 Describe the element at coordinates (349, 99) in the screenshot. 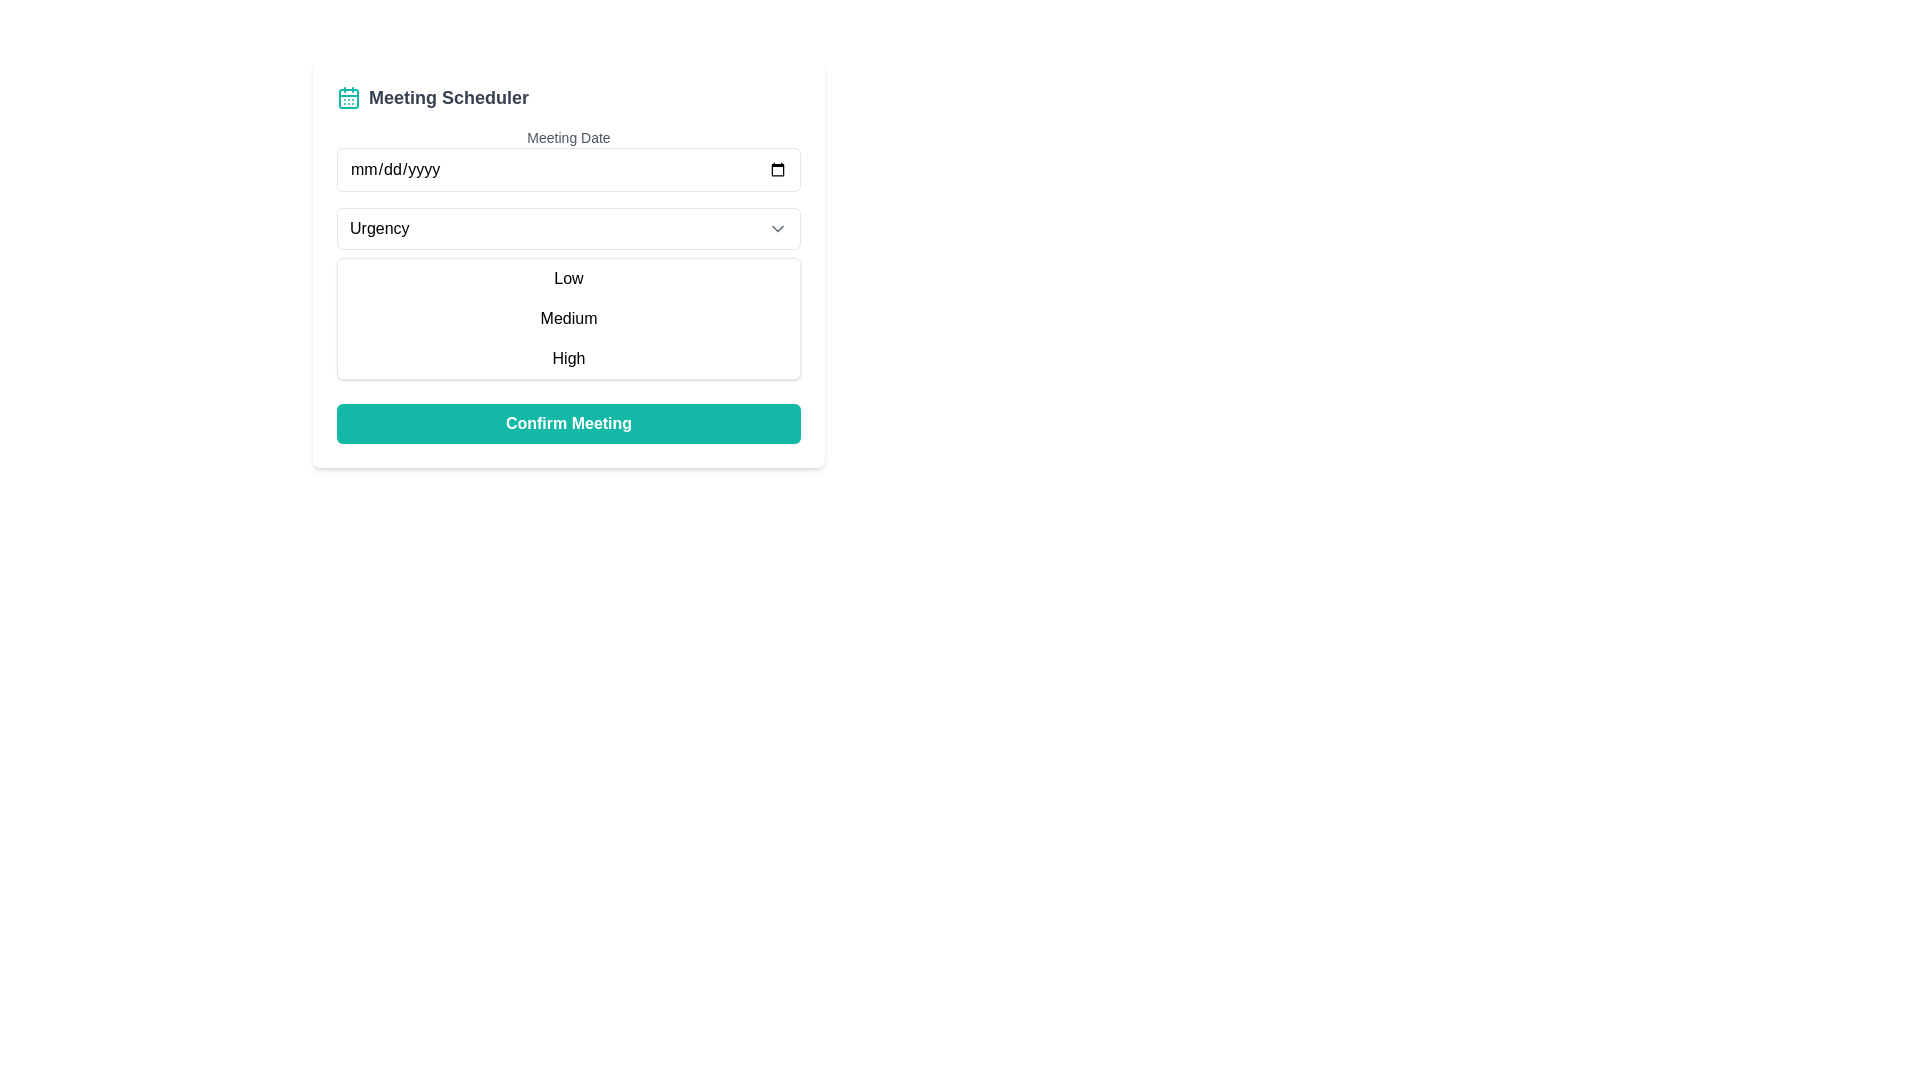

I see `the decorative shape within the calendar icon located in the header section, which is centrally positioned relative to the icon's border` at that location.